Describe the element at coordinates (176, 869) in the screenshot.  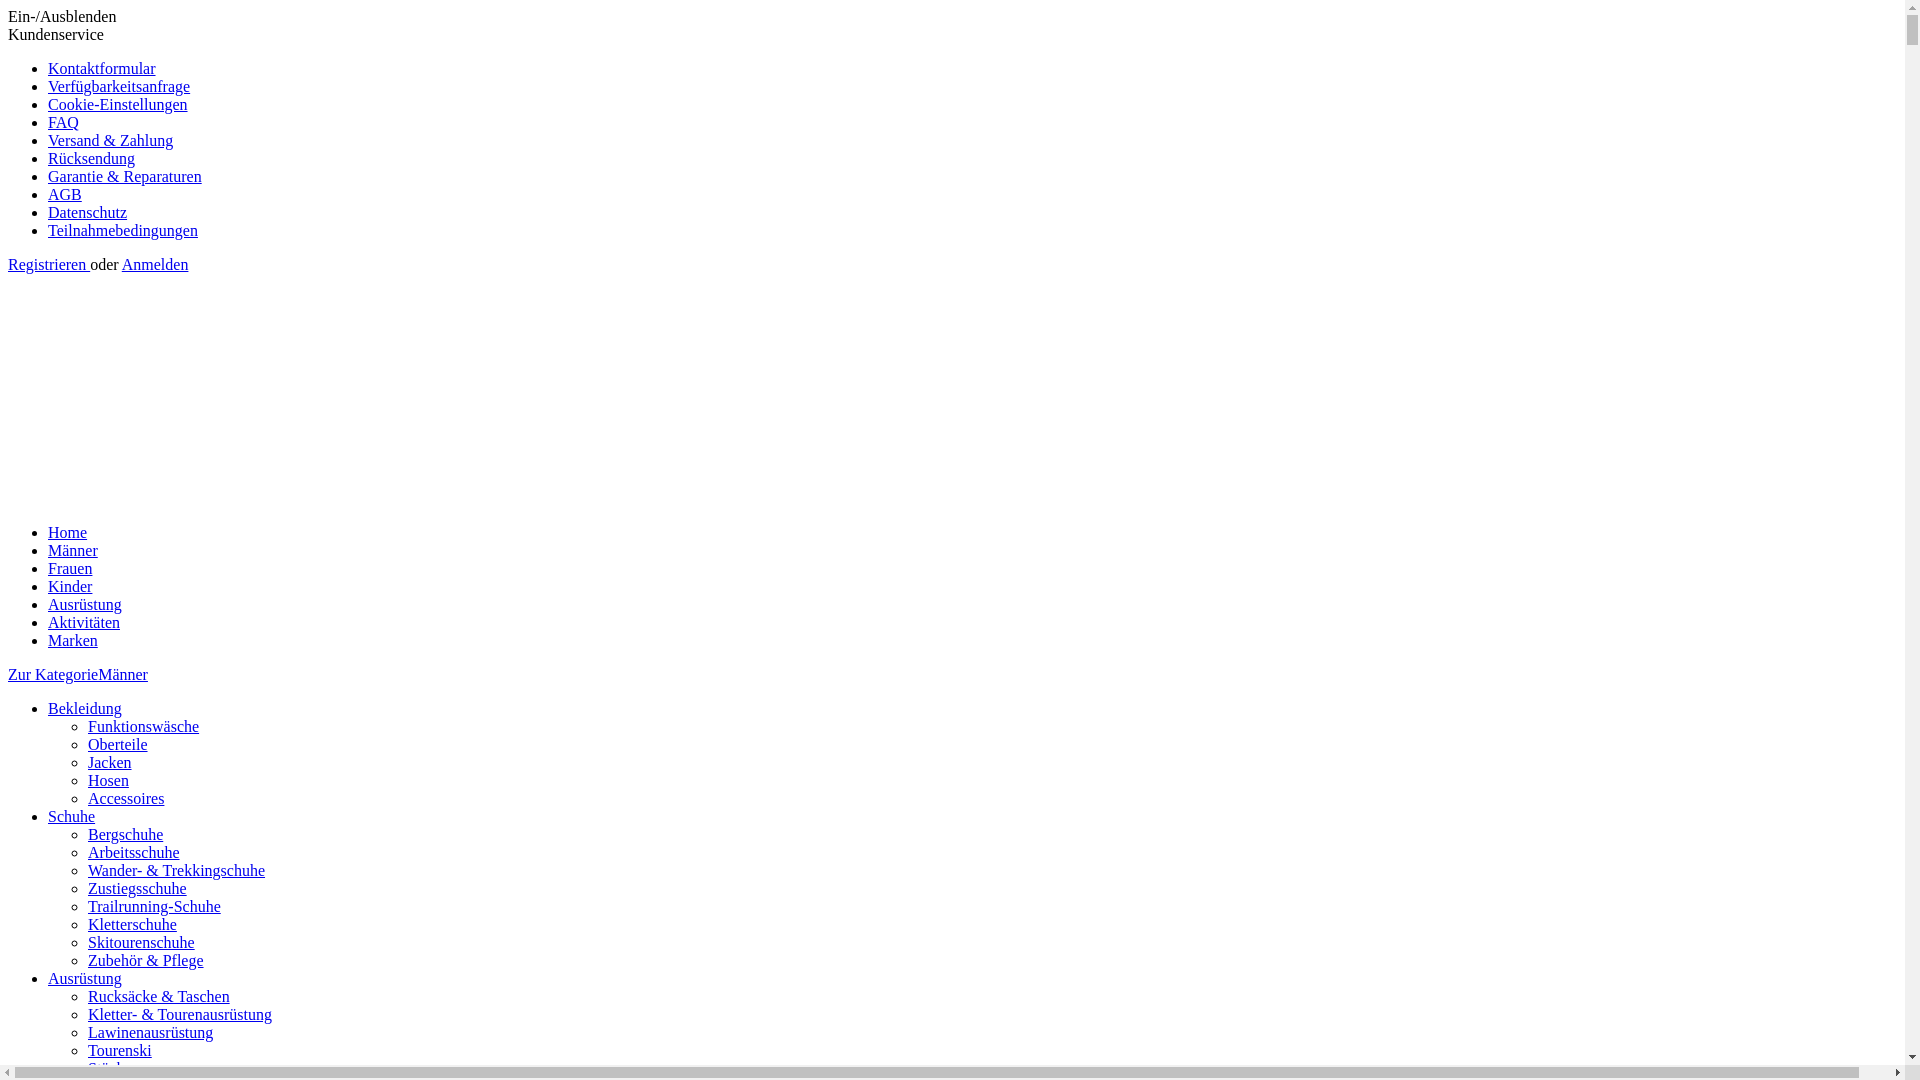
I see `'Wander- & Trekkingschuhe'` at that location.